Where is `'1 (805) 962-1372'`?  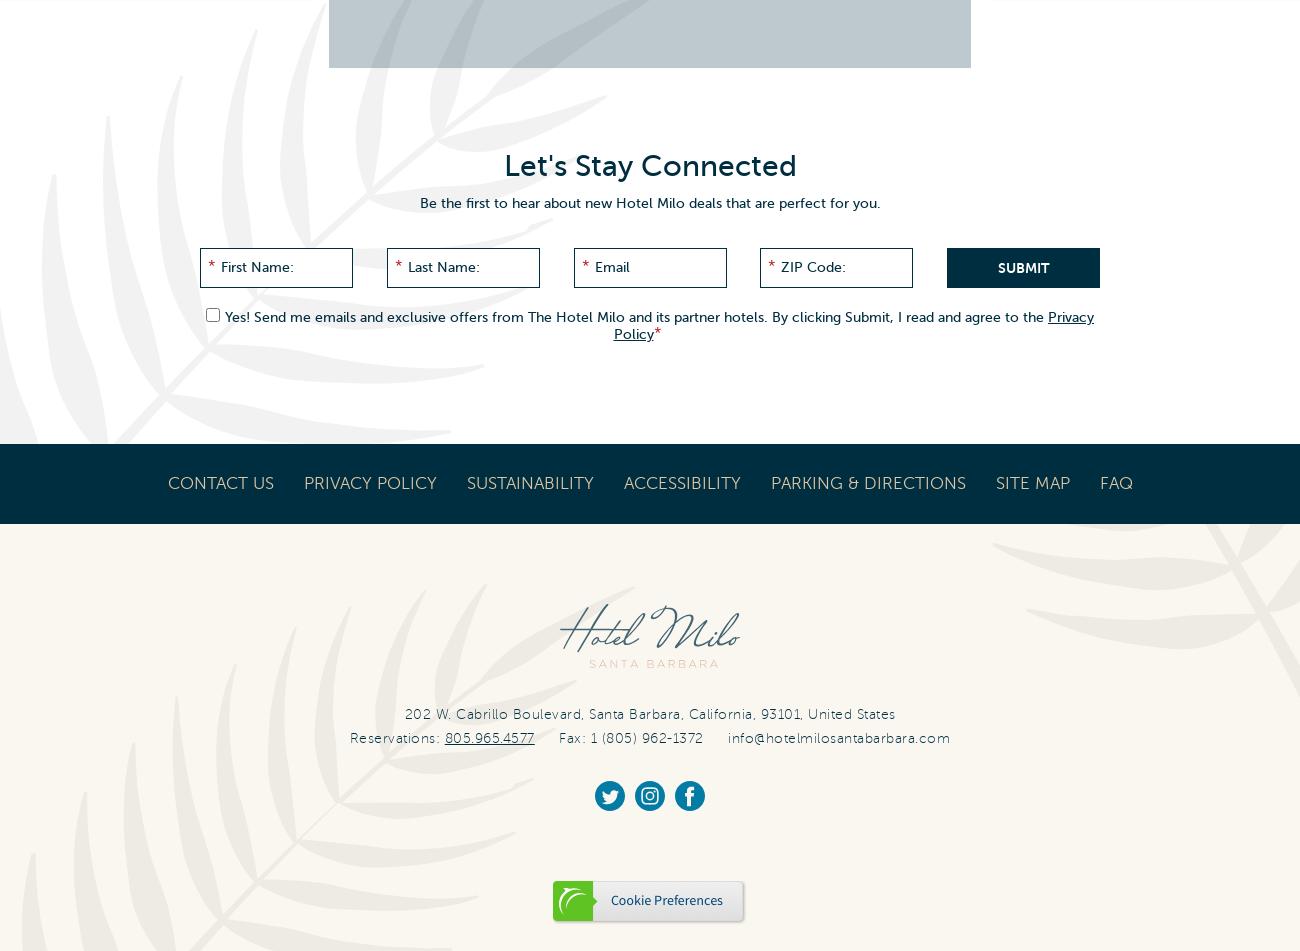
'1 (805) 962-1372' is located at coordinates (588, 736).